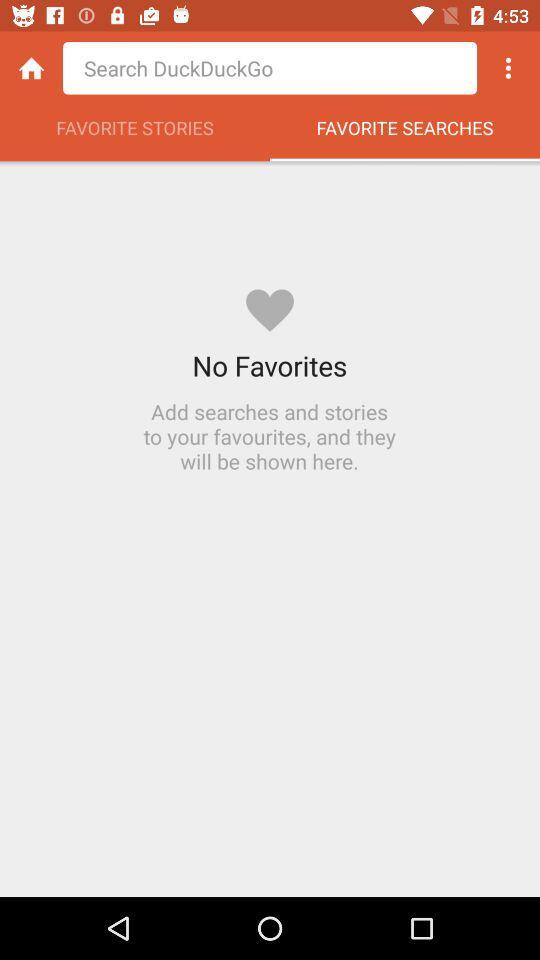 Image resolution: width=540 pixels, height=960 pixels. What do you see at coordinates (270, 68) in the screenshot?
I see `search query` at bounding box center [270, 68].